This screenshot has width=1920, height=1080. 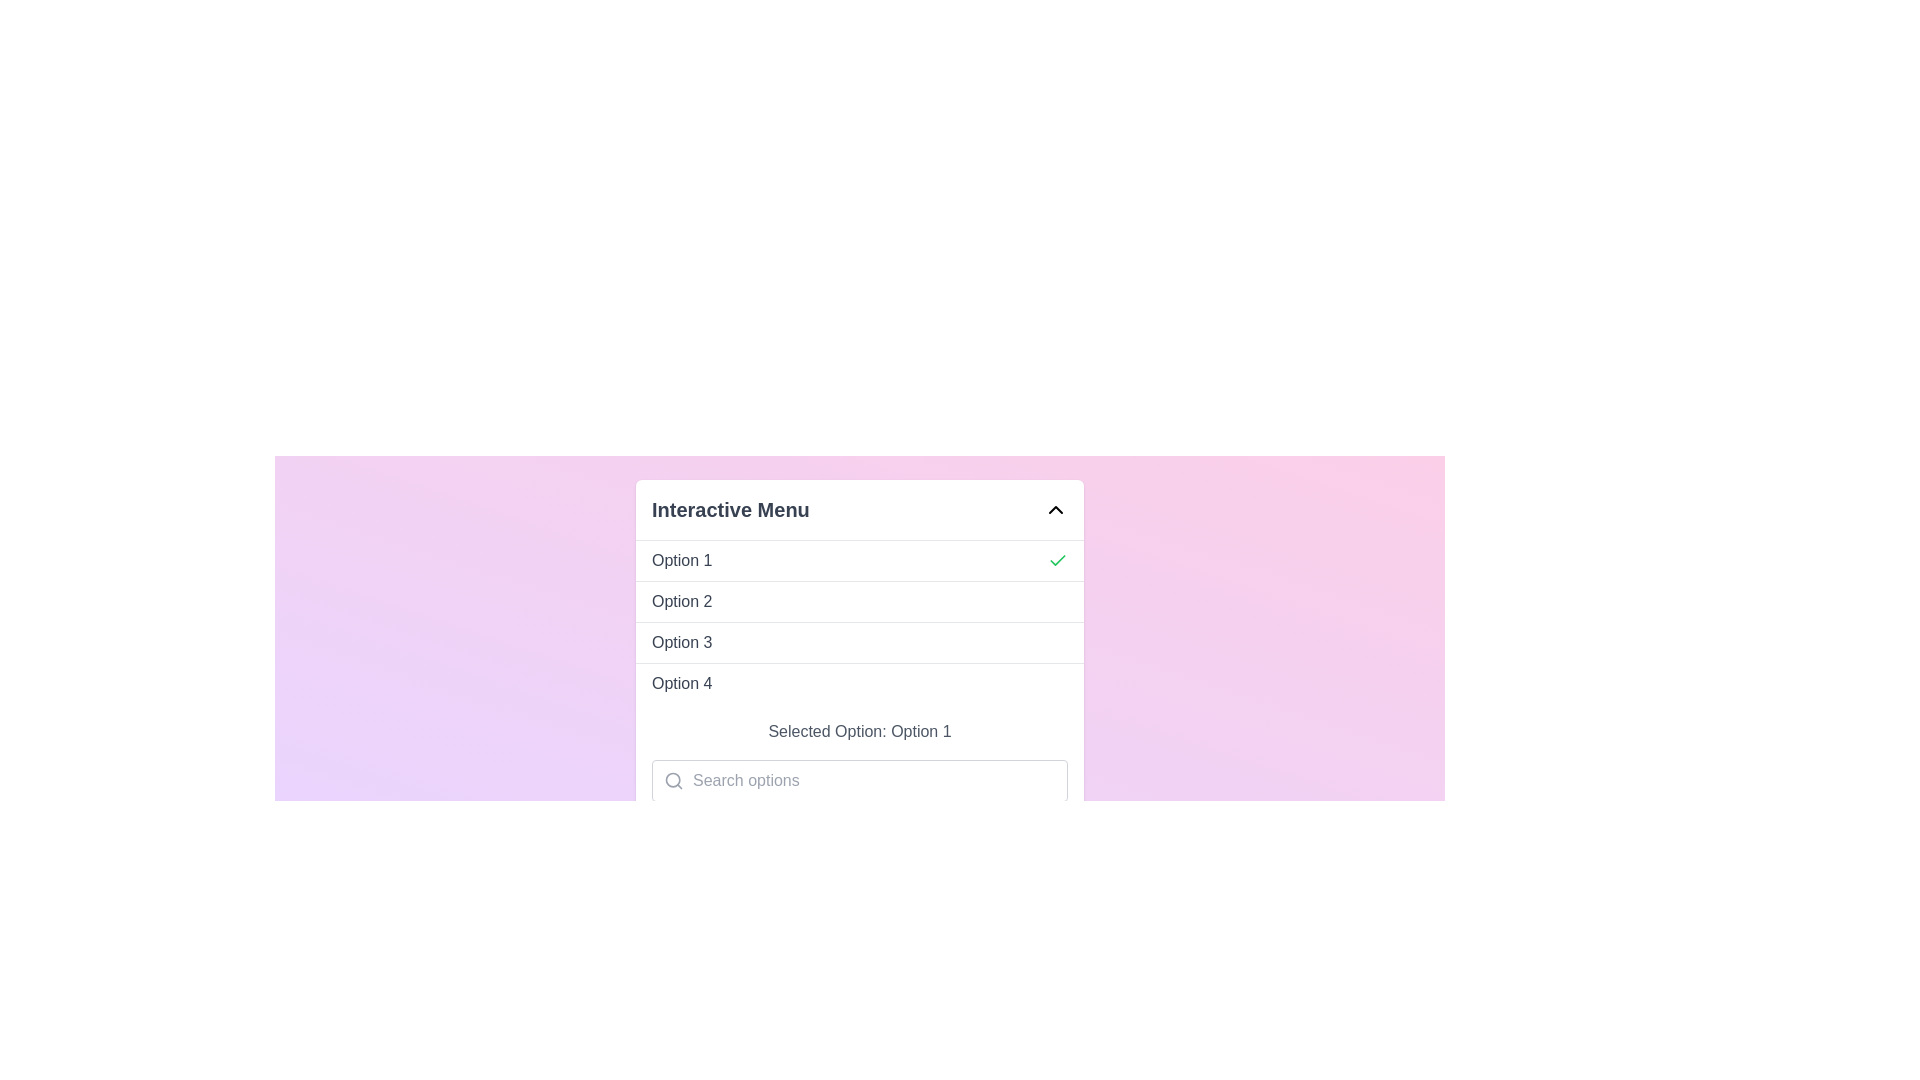 I want to click on the text label displaying 'Option 3' in dark gray font, which is the third option in the interactive menu list, so click(x=682, y=643).